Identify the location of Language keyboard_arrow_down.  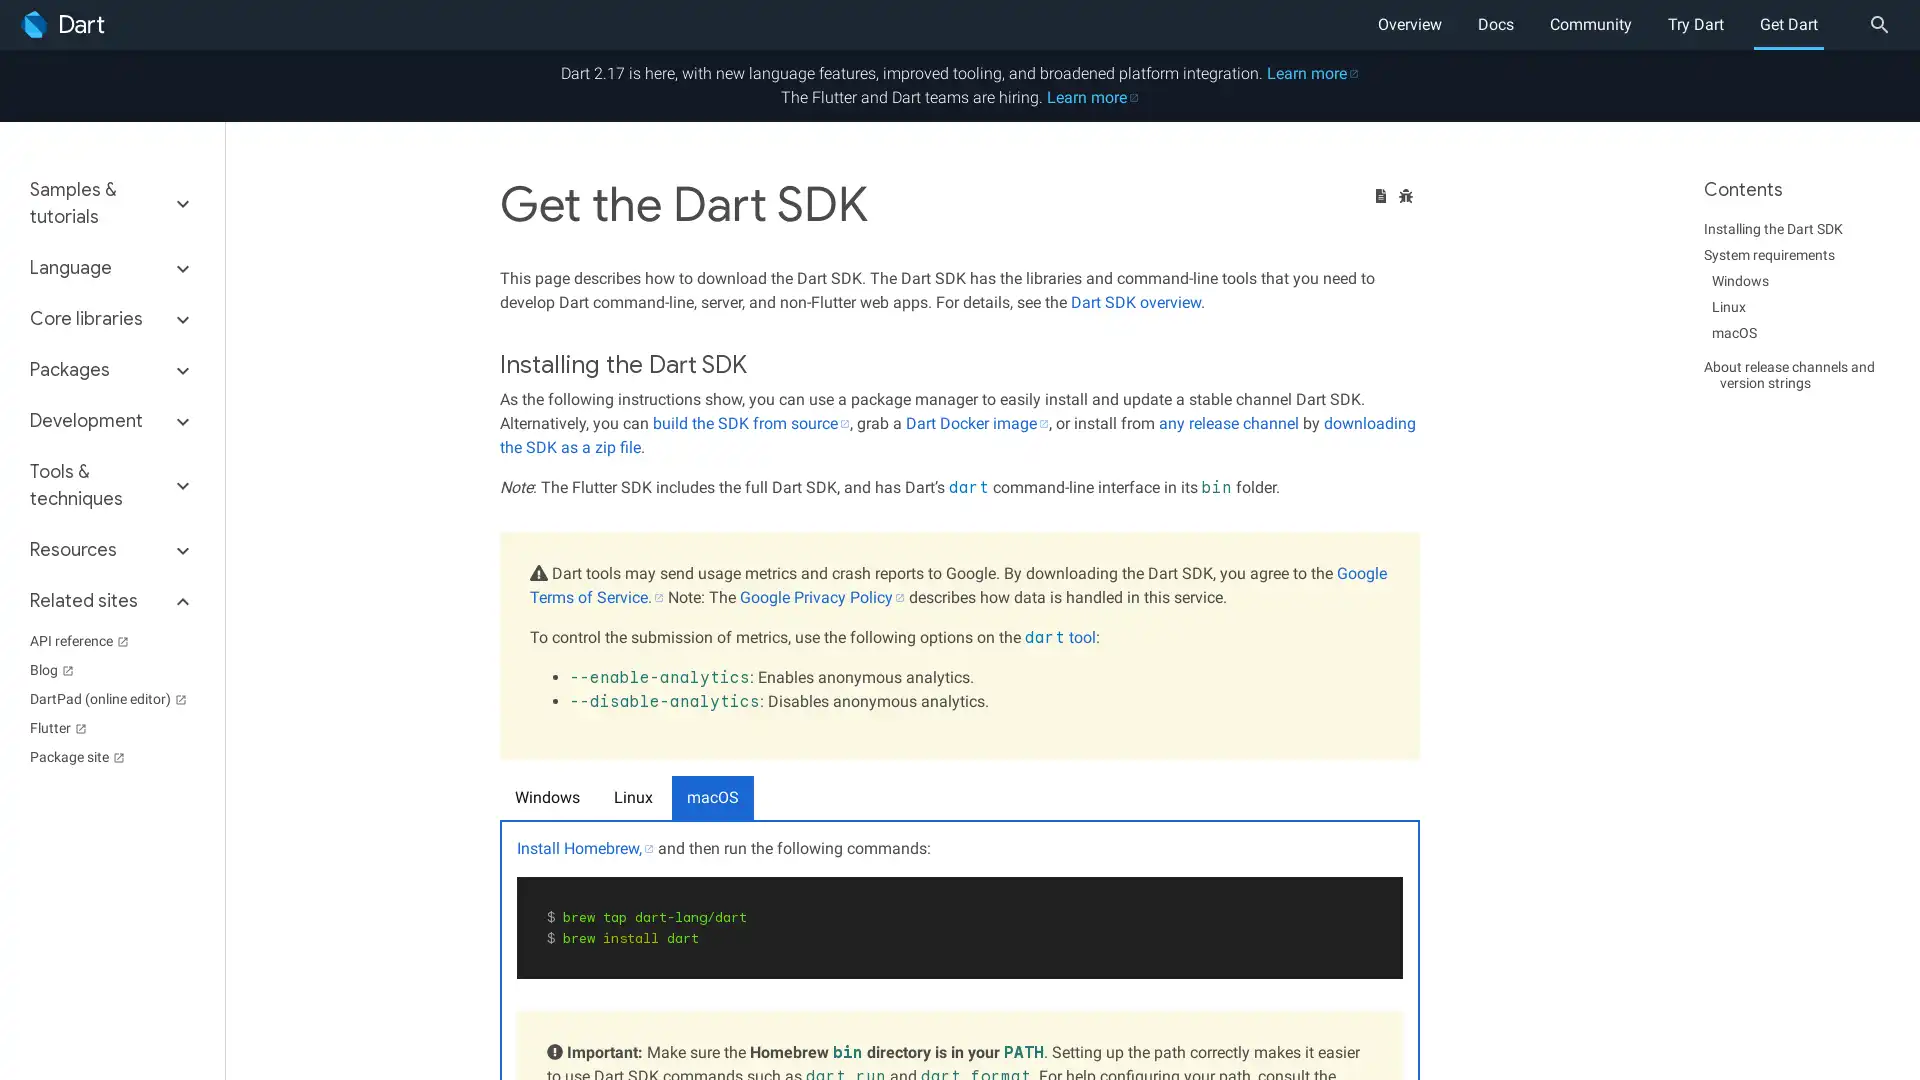
(111, 267).